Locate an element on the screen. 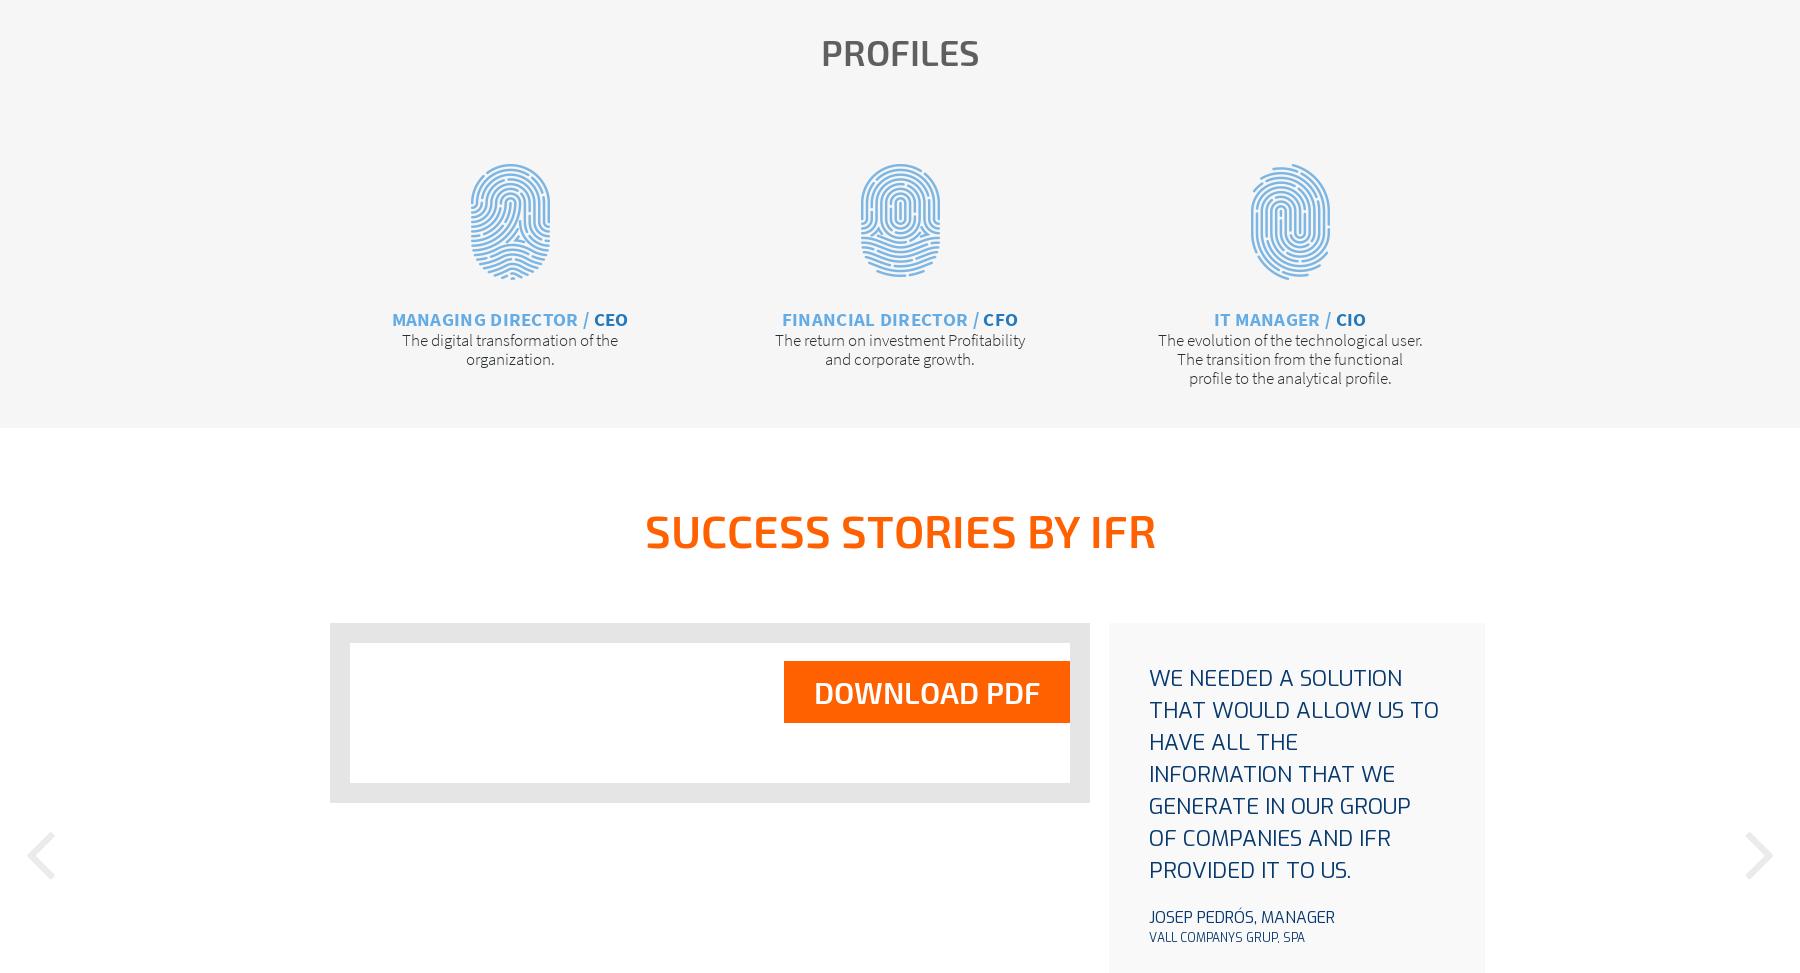 The image size is (1800, 973). 'The digital transformation of the organization.' is located at coordinates (508, 348).